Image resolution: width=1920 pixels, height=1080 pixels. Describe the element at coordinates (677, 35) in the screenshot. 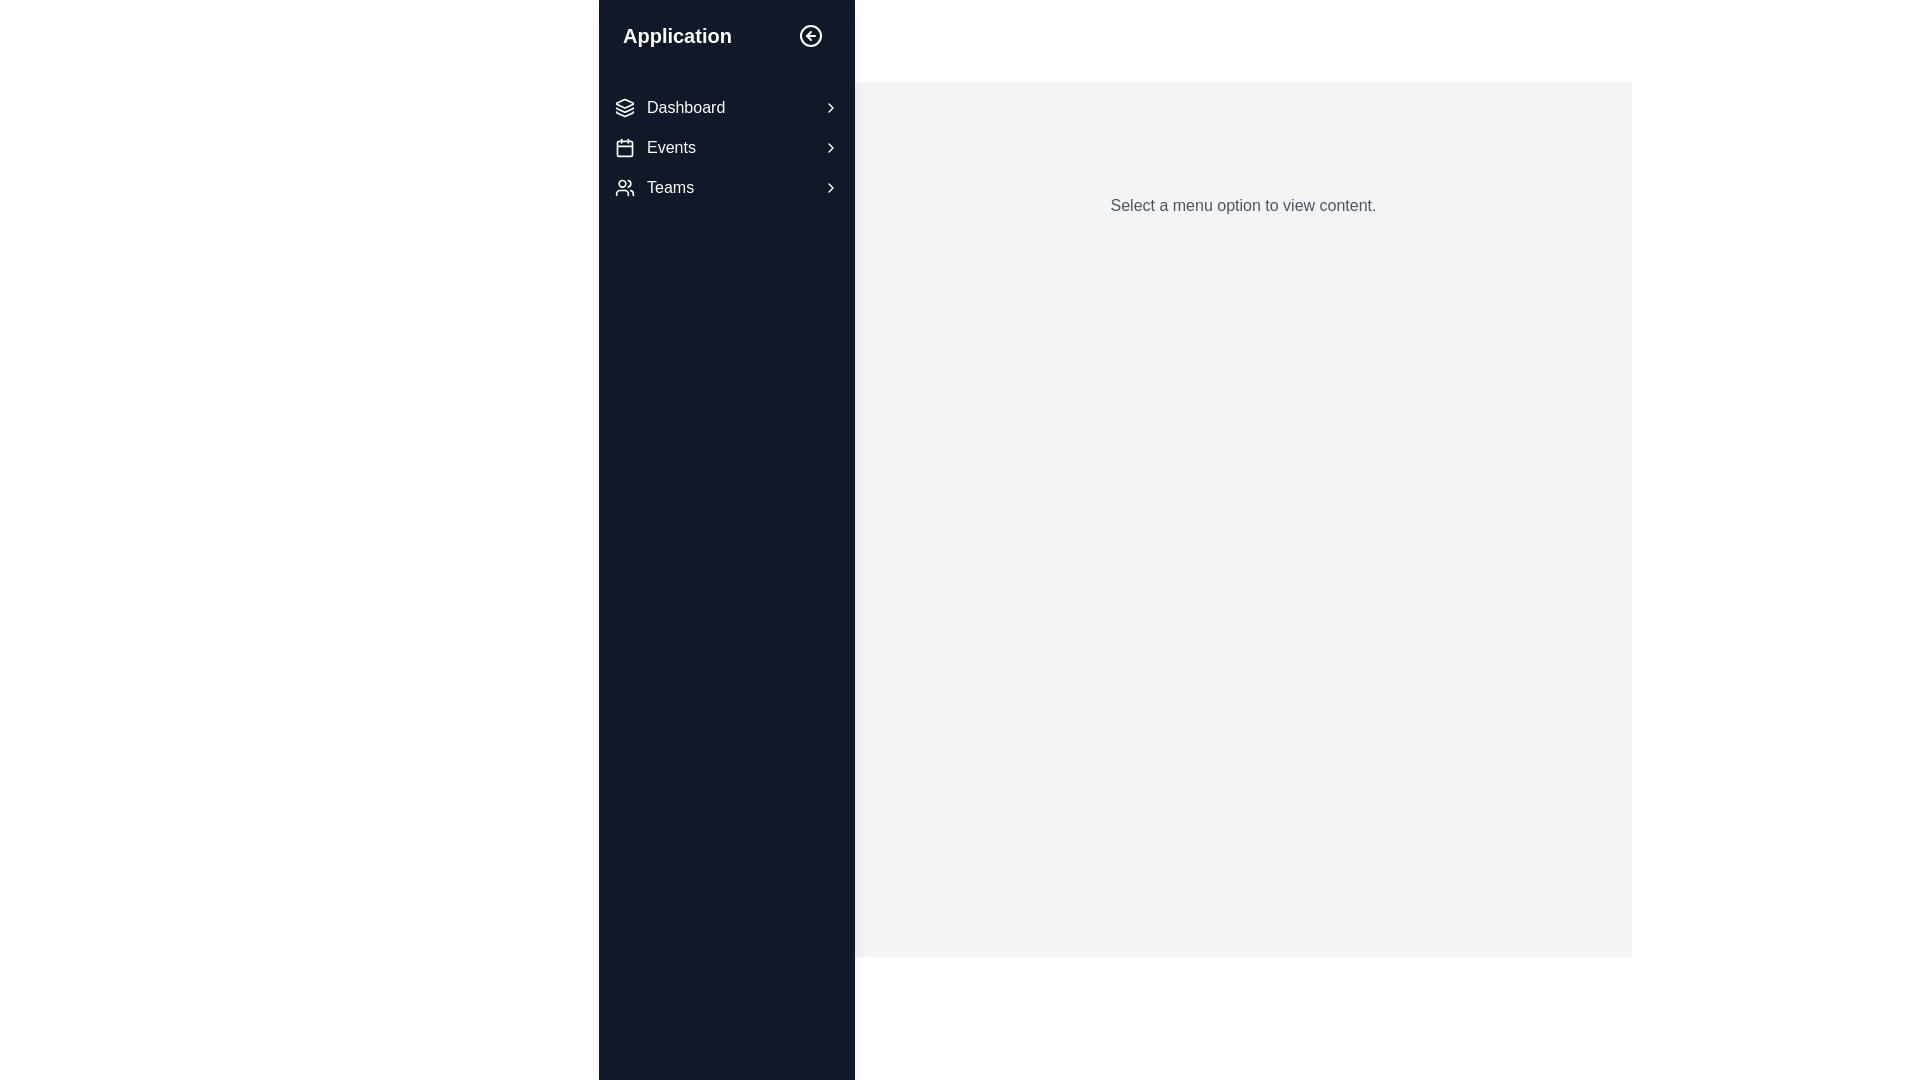

I see `the text label that serves as the title or brand indicator for the application interface, located in the left sidebar near the top, above the navigation items` at that location.